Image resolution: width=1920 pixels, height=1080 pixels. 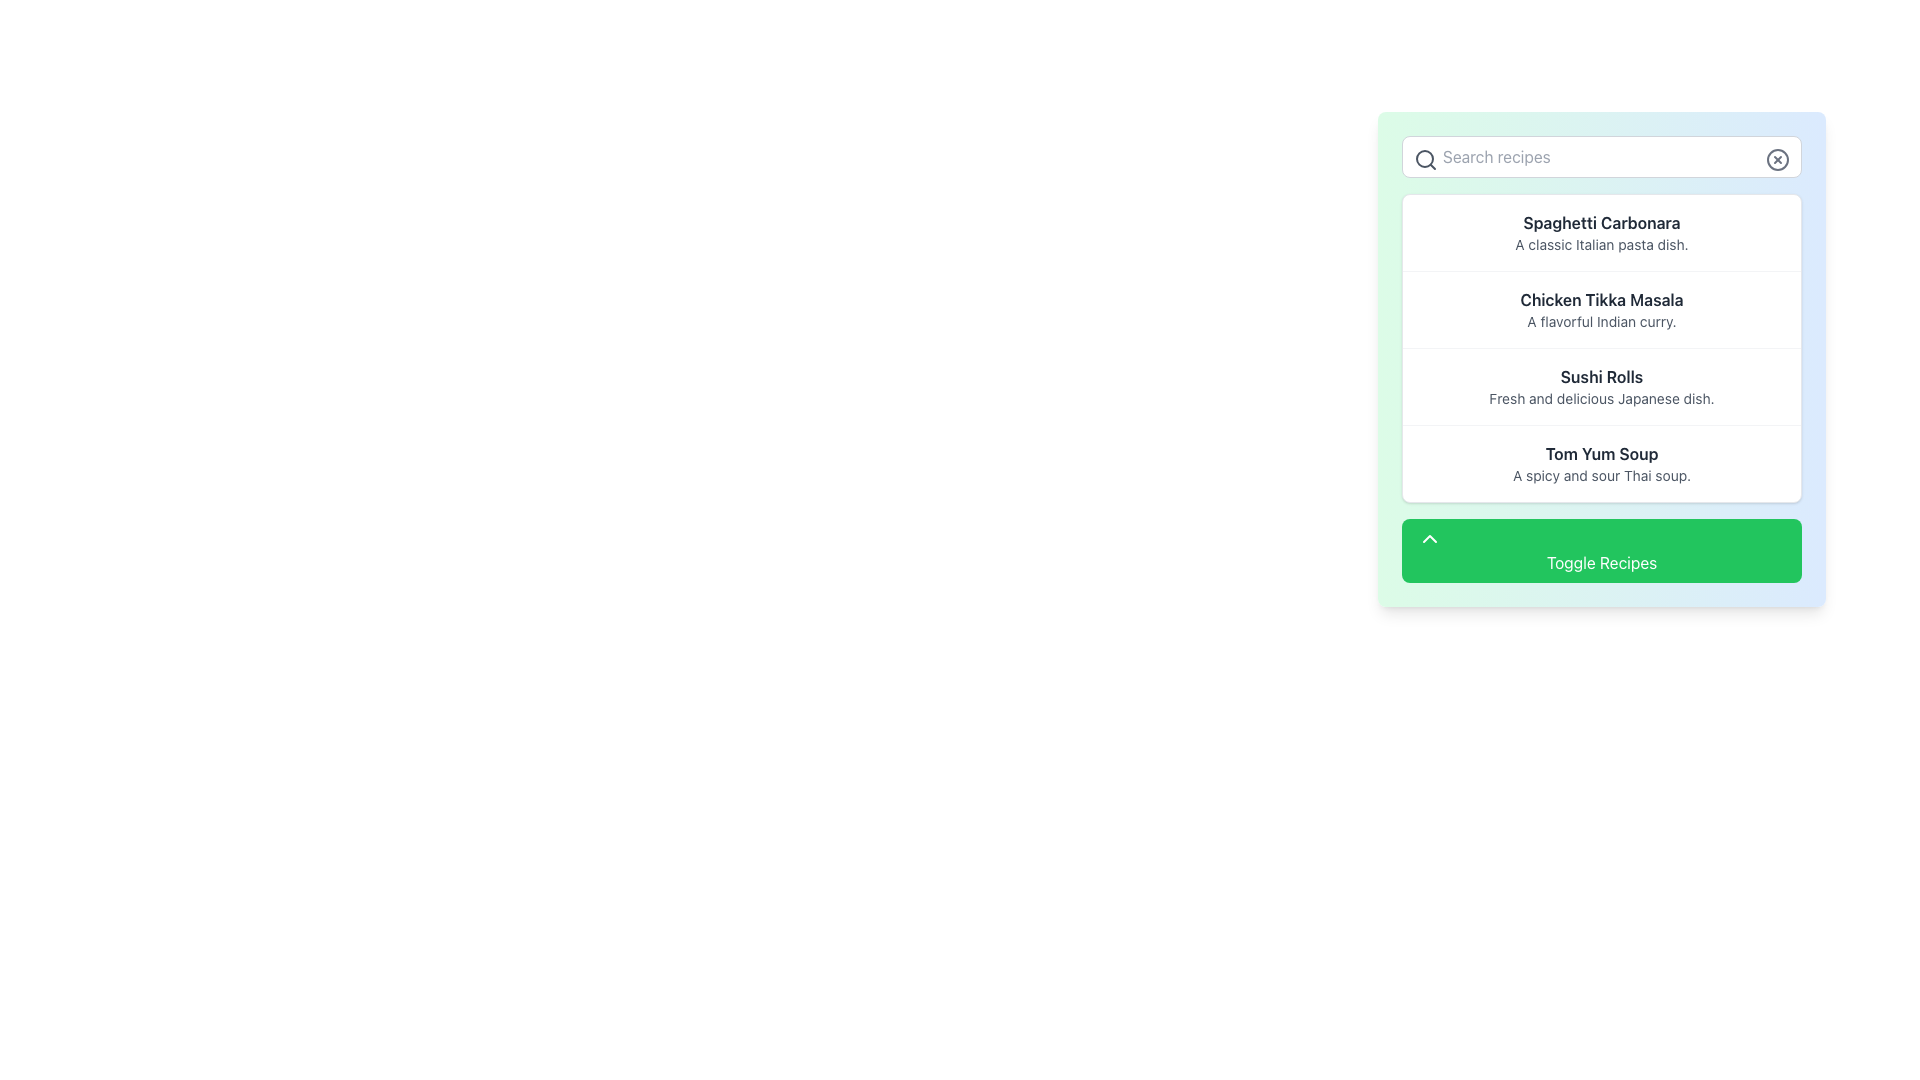 What do you see at coordinates (1602, 475) in the screenshot?
I see `the text element displaying 'A spicy and sour Thai soup,' which is the subtitle below 'Tom Yum Soup' in the recipe list` at bounding box center [1602, 475].